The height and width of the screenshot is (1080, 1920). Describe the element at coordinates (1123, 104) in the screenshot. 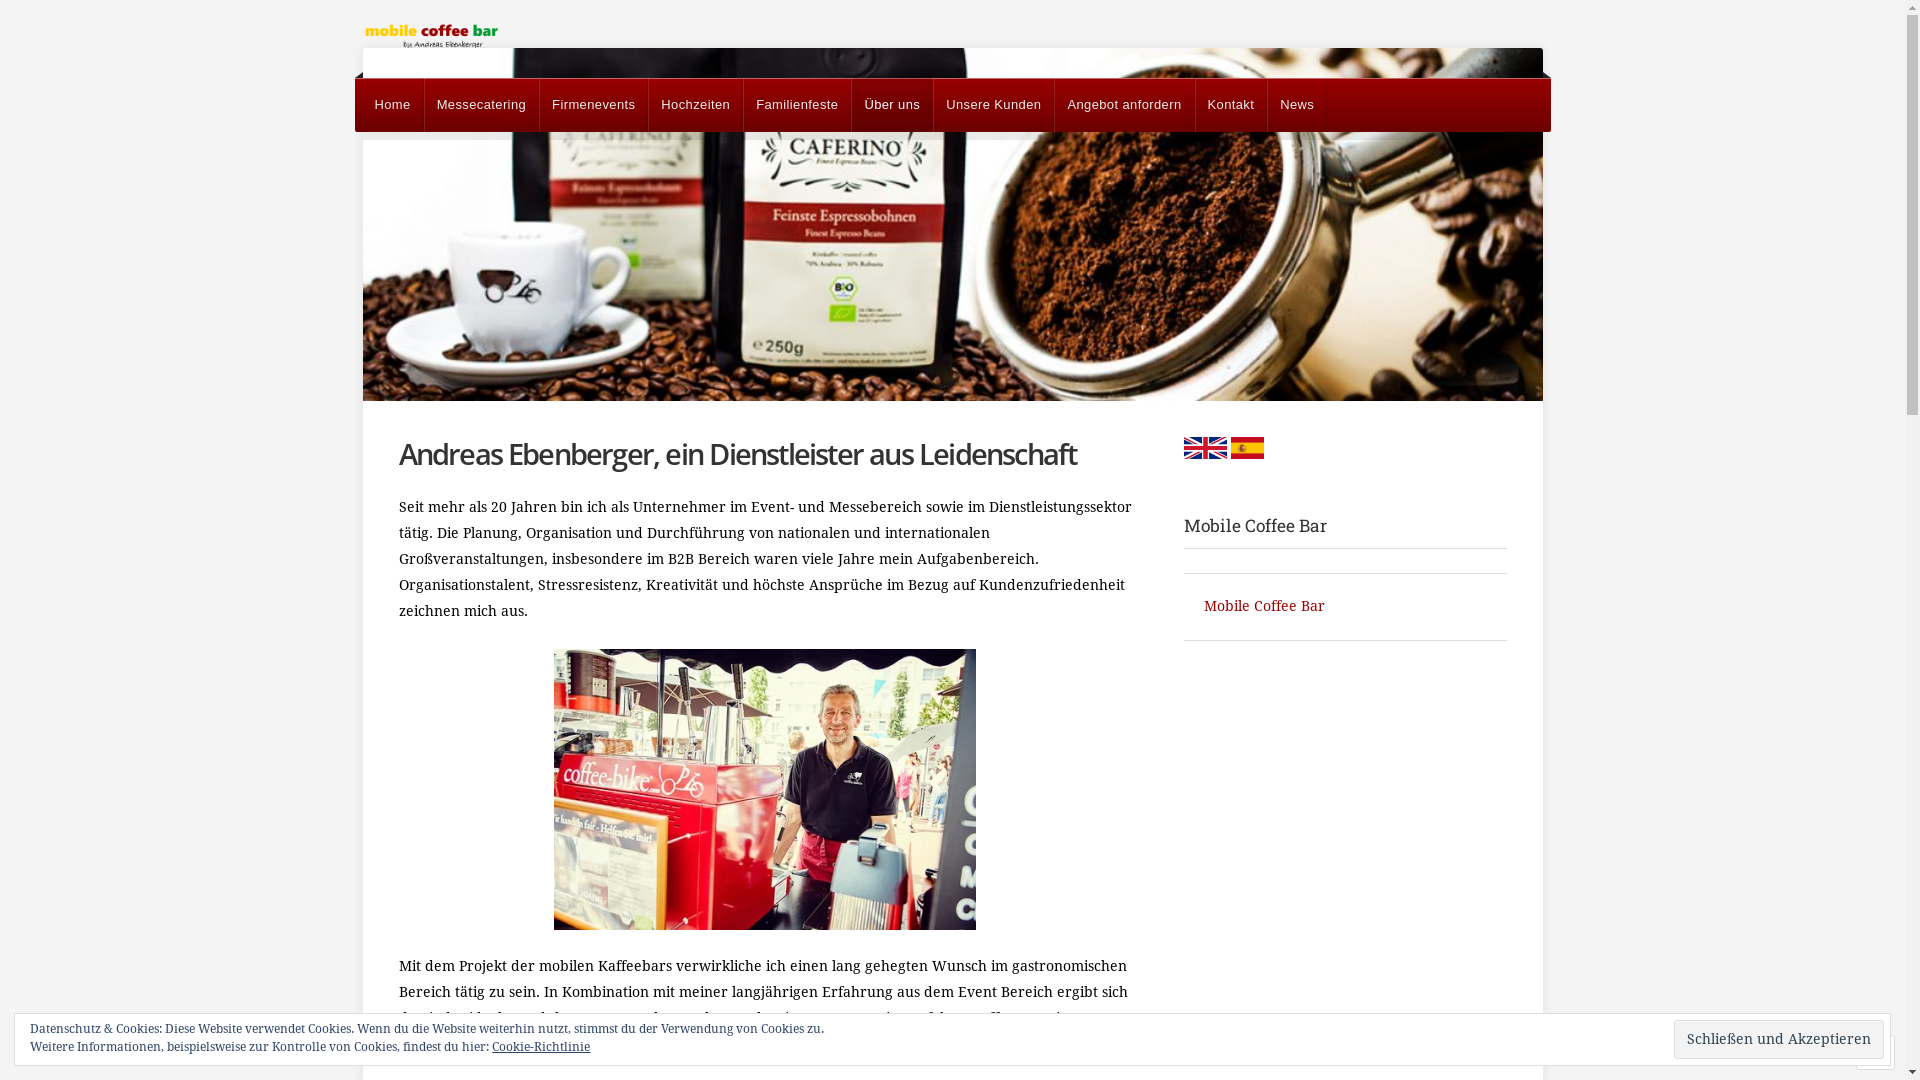

I see `'Angebot anfordern'` at that location.